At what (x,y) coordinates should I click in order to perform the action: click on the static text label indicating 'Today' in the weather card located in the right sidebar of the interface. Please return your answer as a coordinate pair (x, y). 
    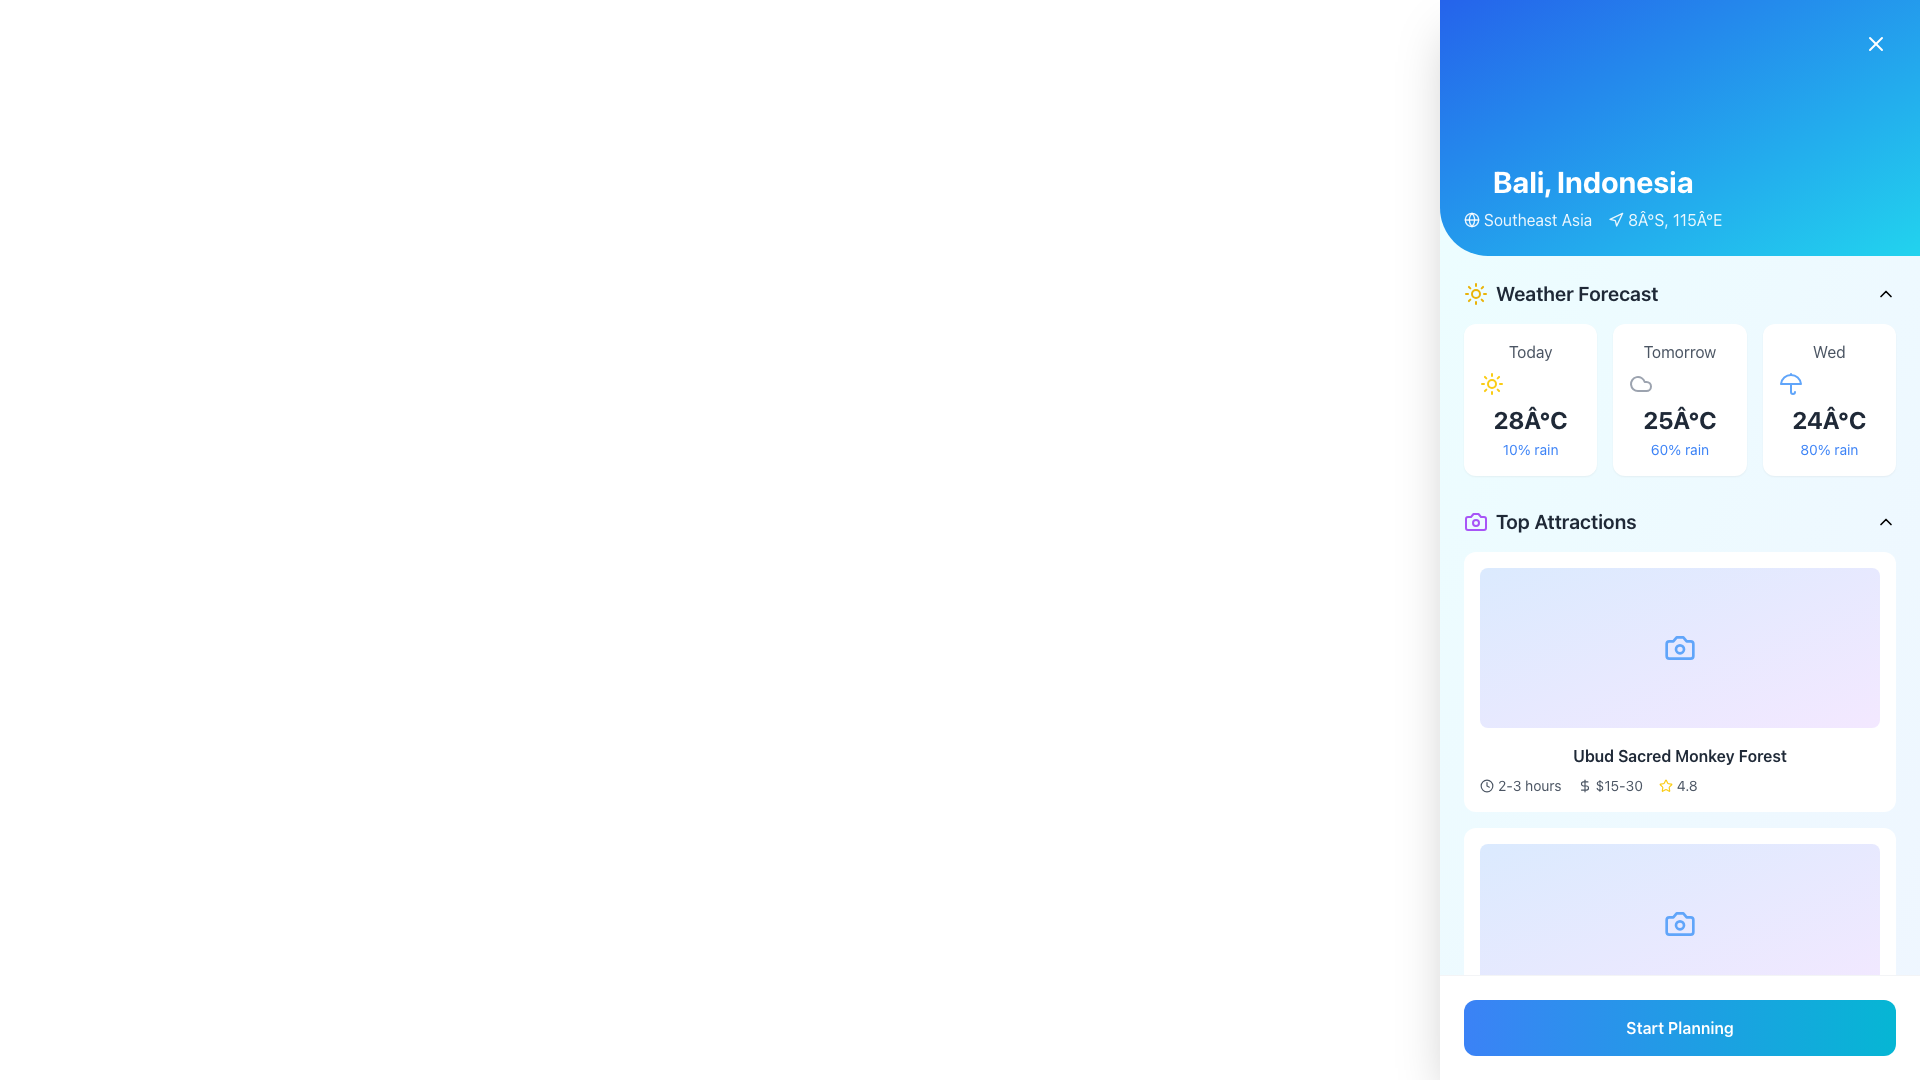
    Looking at the image, I should click on (1529, 350).